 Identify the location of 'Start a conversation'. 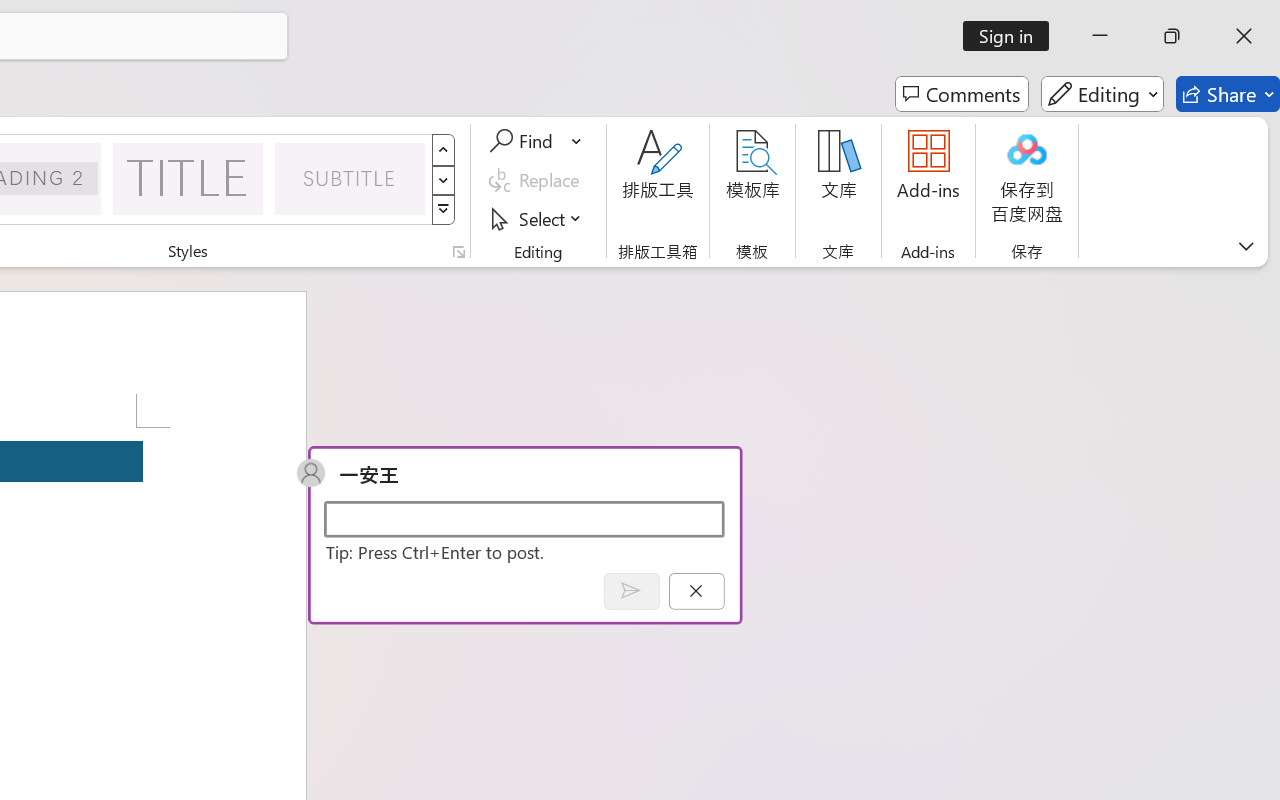
(524, 517).